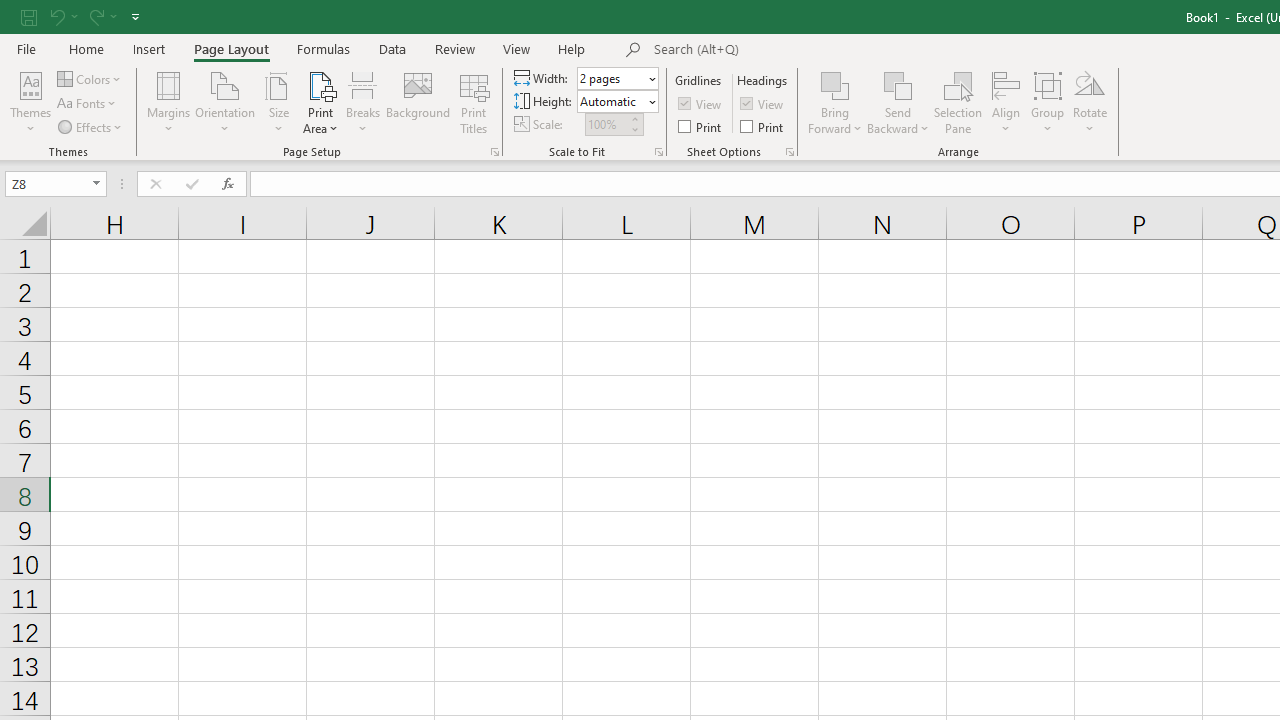  What do you see at coordinates (87, 103) in the screenshot?
I see `'Fonts'` at bounding box center [87, 103].